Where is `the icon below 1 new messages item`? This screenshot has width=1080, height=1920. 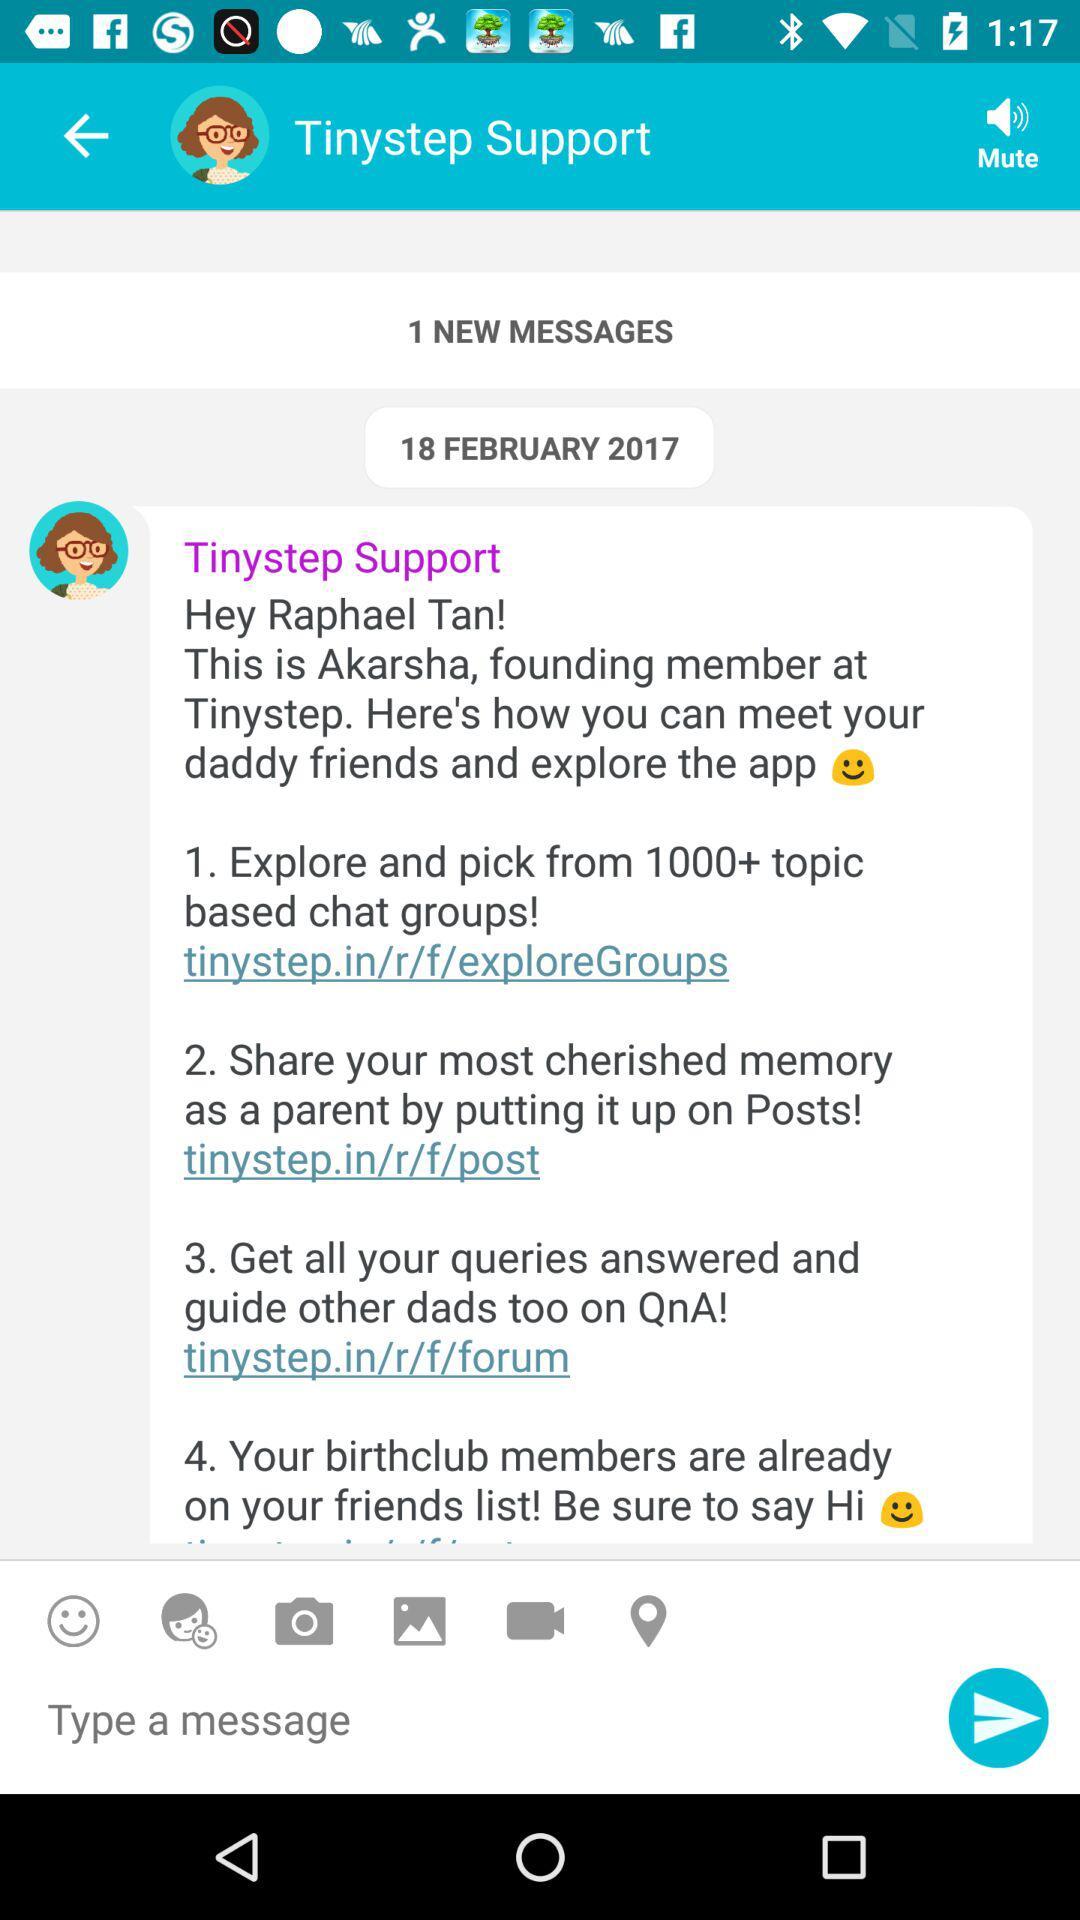
the icon below 1 new messages item is located at coordinates (538, 446).